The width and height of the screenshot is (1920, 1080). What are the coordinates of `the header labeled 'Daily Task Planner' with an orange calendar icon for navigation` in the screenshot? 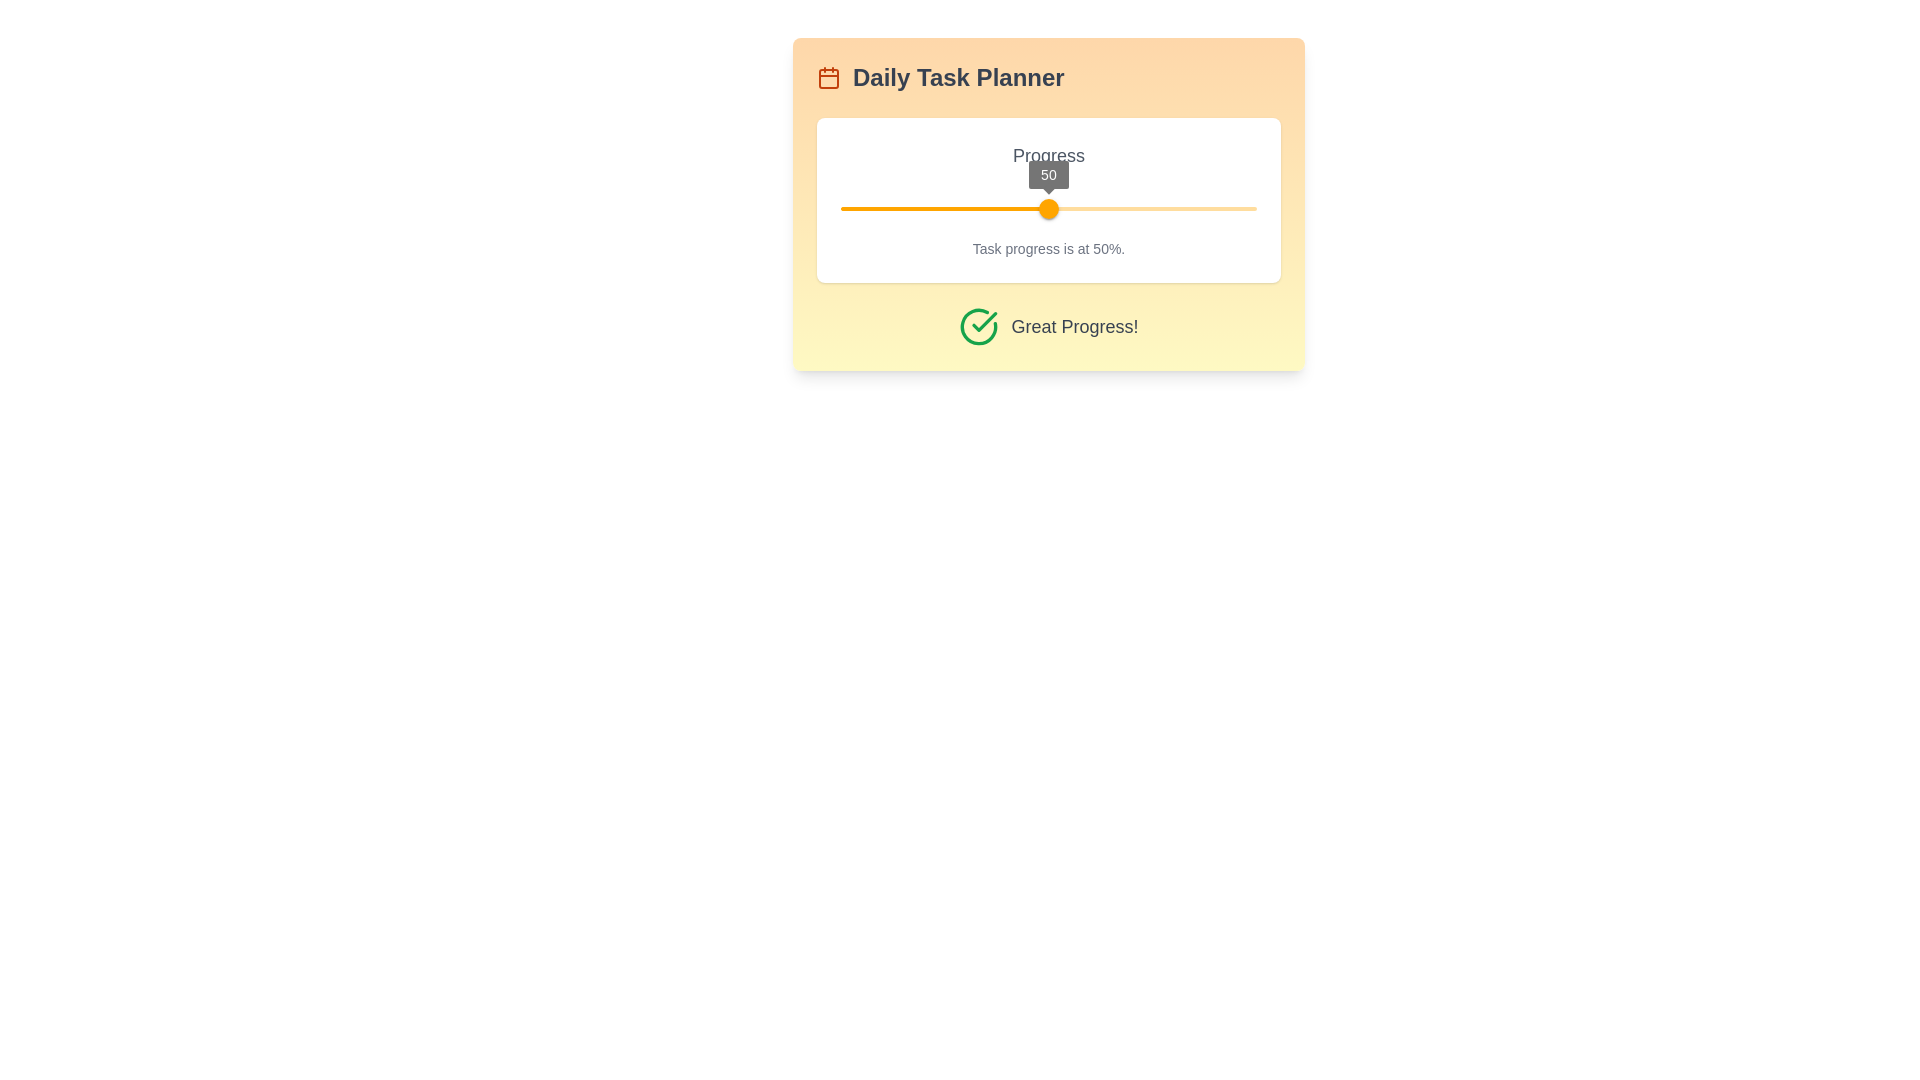 It's located at (1048, 76).